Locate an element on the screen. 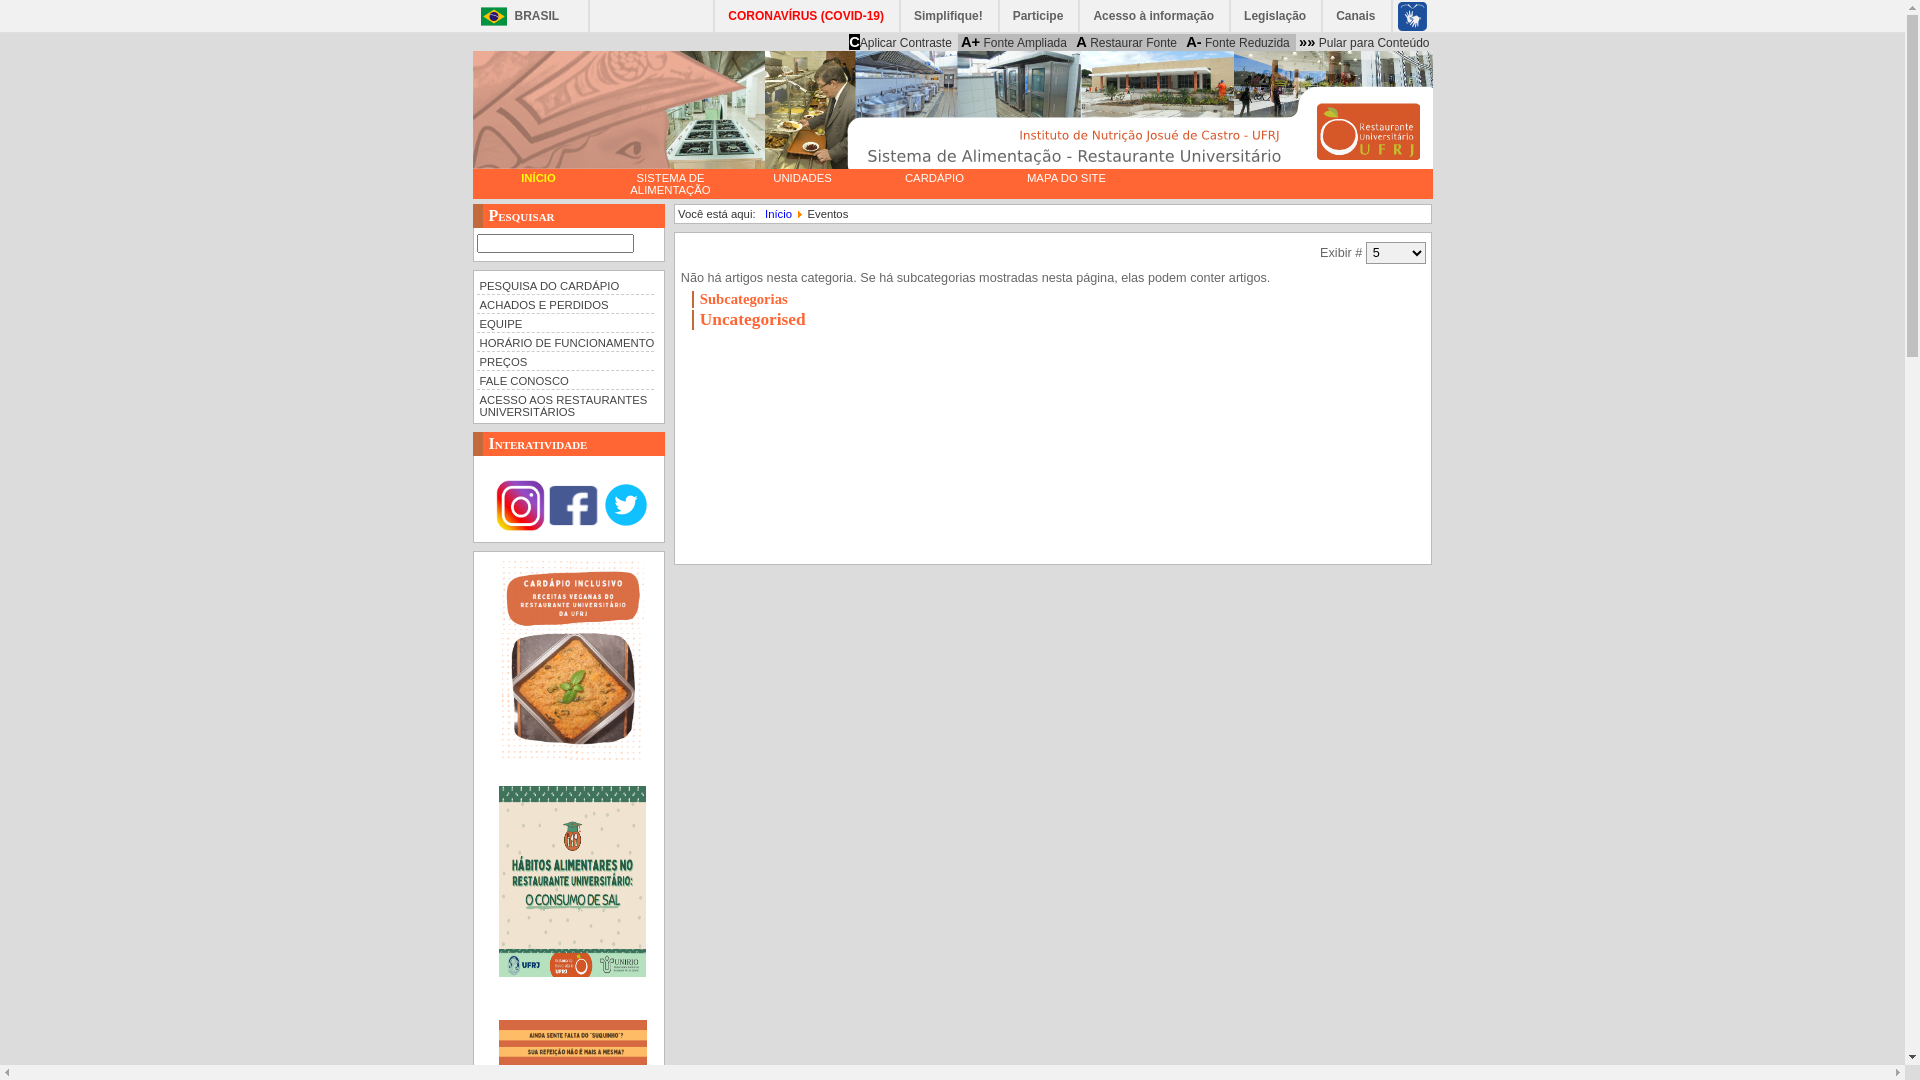 The image size is (1920, 1080). 'A- Fonte Reduzida' is located at coordinates (1182, 42).